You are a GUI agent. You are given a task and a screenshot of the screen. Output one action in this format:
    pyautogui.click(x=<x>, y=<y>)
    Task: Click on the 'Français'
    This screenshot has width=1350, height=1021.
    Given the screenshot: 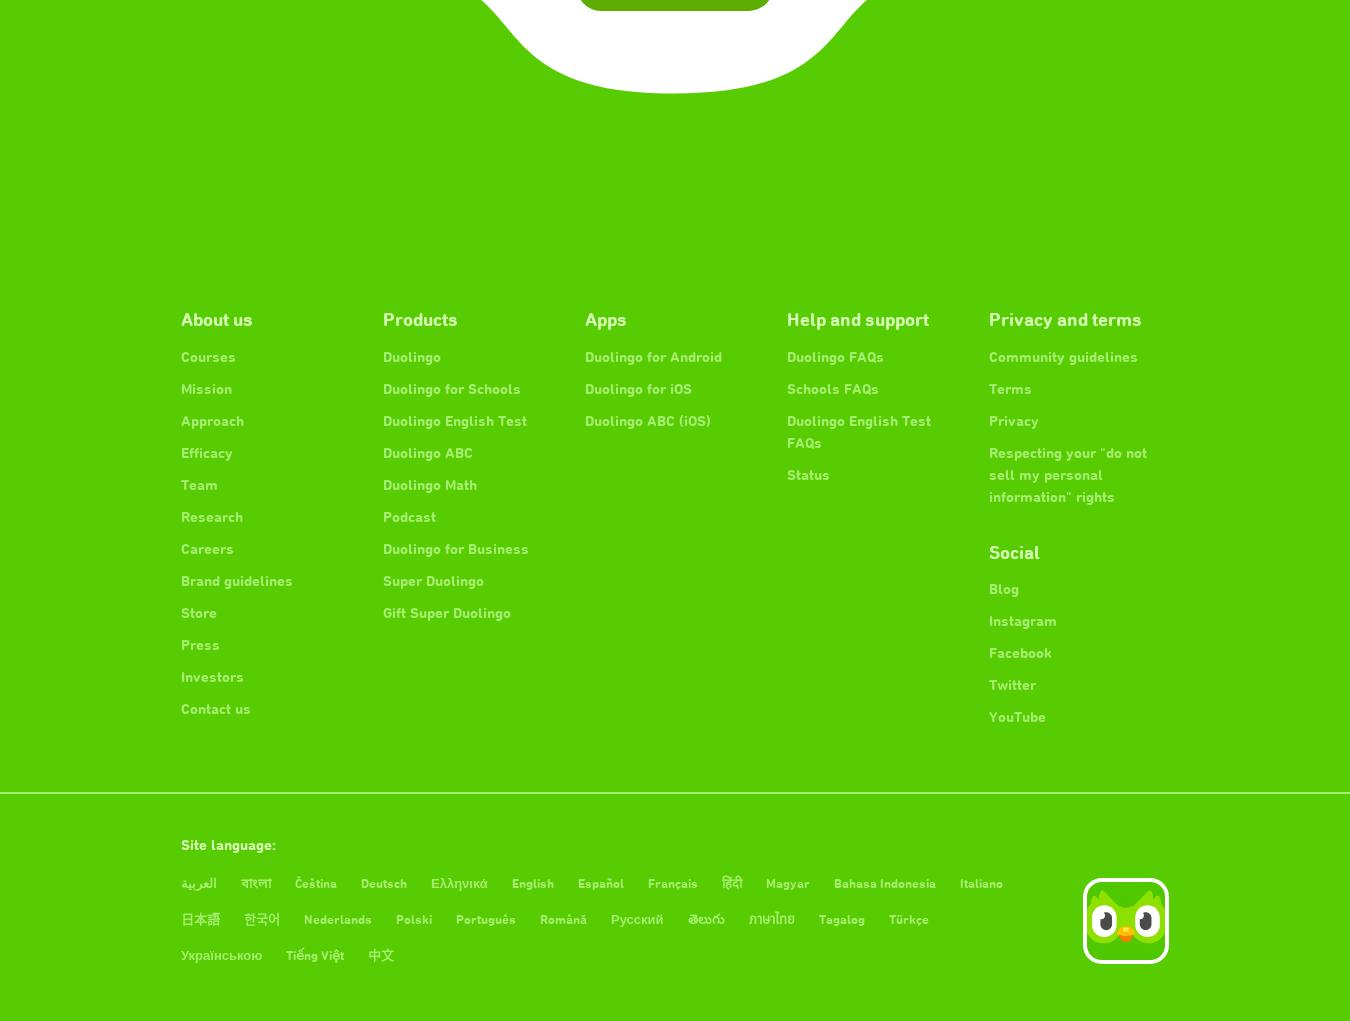 What is the action you would take?
    pyautogui.click(x=647, y=882)
    